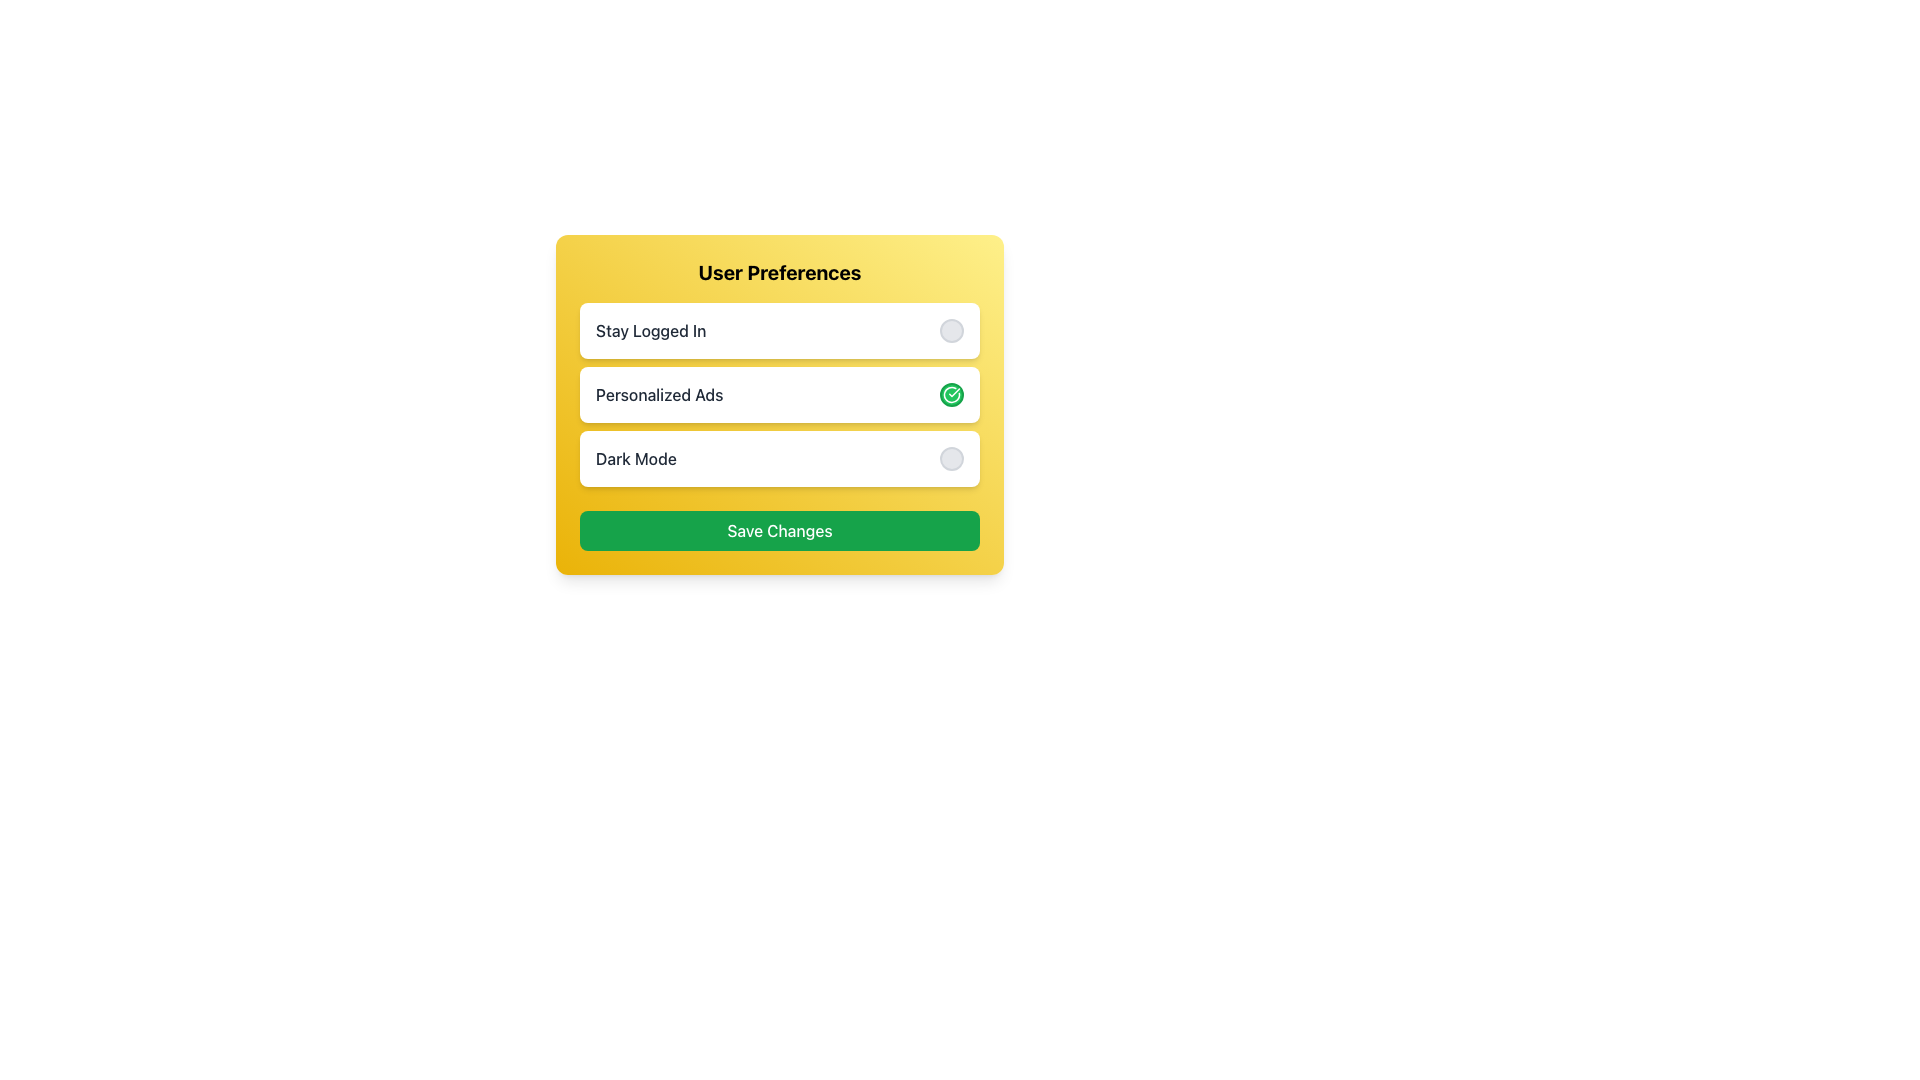 Image resolution: width=1920 pixels, height=1080 pixels. What do you see at coordinates (778, 530) in the screenshot?
I see `the confirmation button located at the bottom of the 'User Preferences' card` at bounding box center [778, 530].